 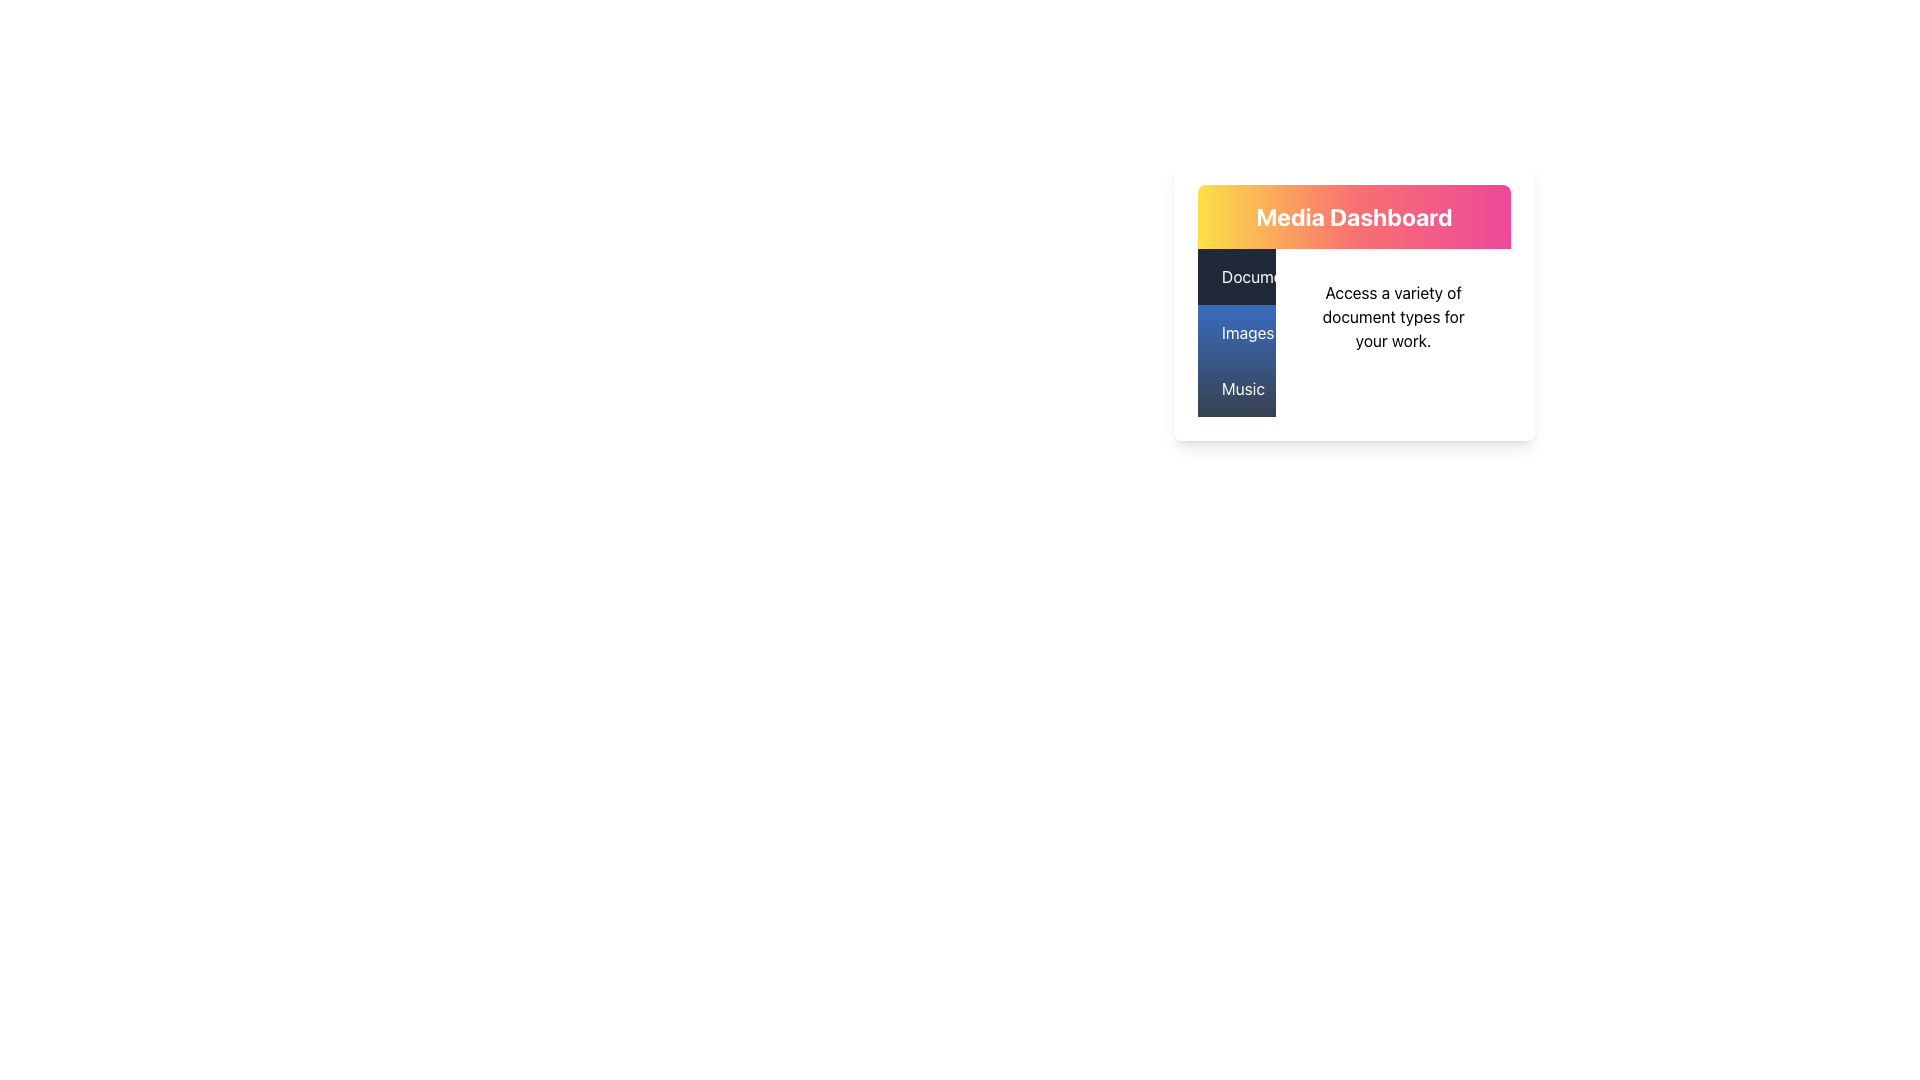 What do you see at coordinates (1242, 389) in the screenshot?
I see `the 'Music' Text Label located in the Media Dashboard section` at bounding box center [1242, 389].